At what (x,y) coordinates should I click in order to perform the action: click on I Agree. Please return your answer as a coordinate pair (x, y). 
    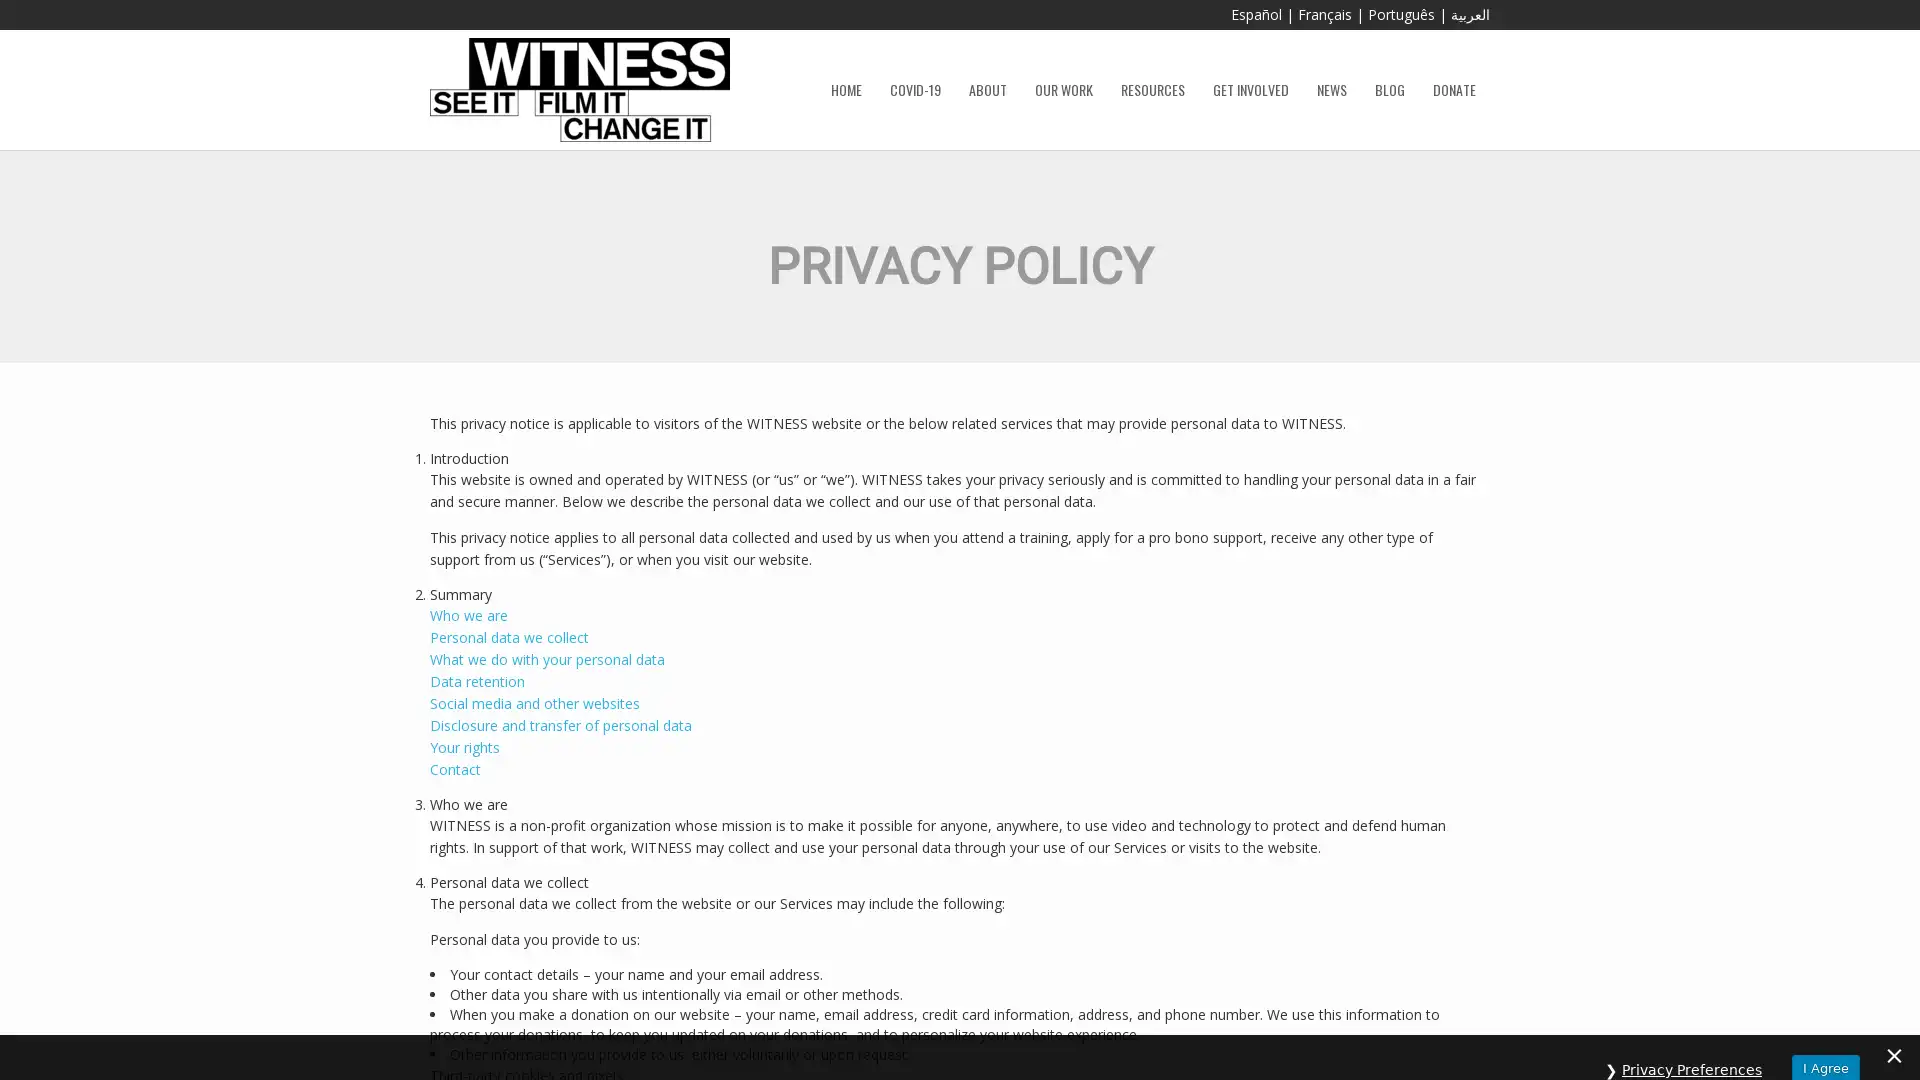
    Looking at the image, I should click on (1825, 1042).